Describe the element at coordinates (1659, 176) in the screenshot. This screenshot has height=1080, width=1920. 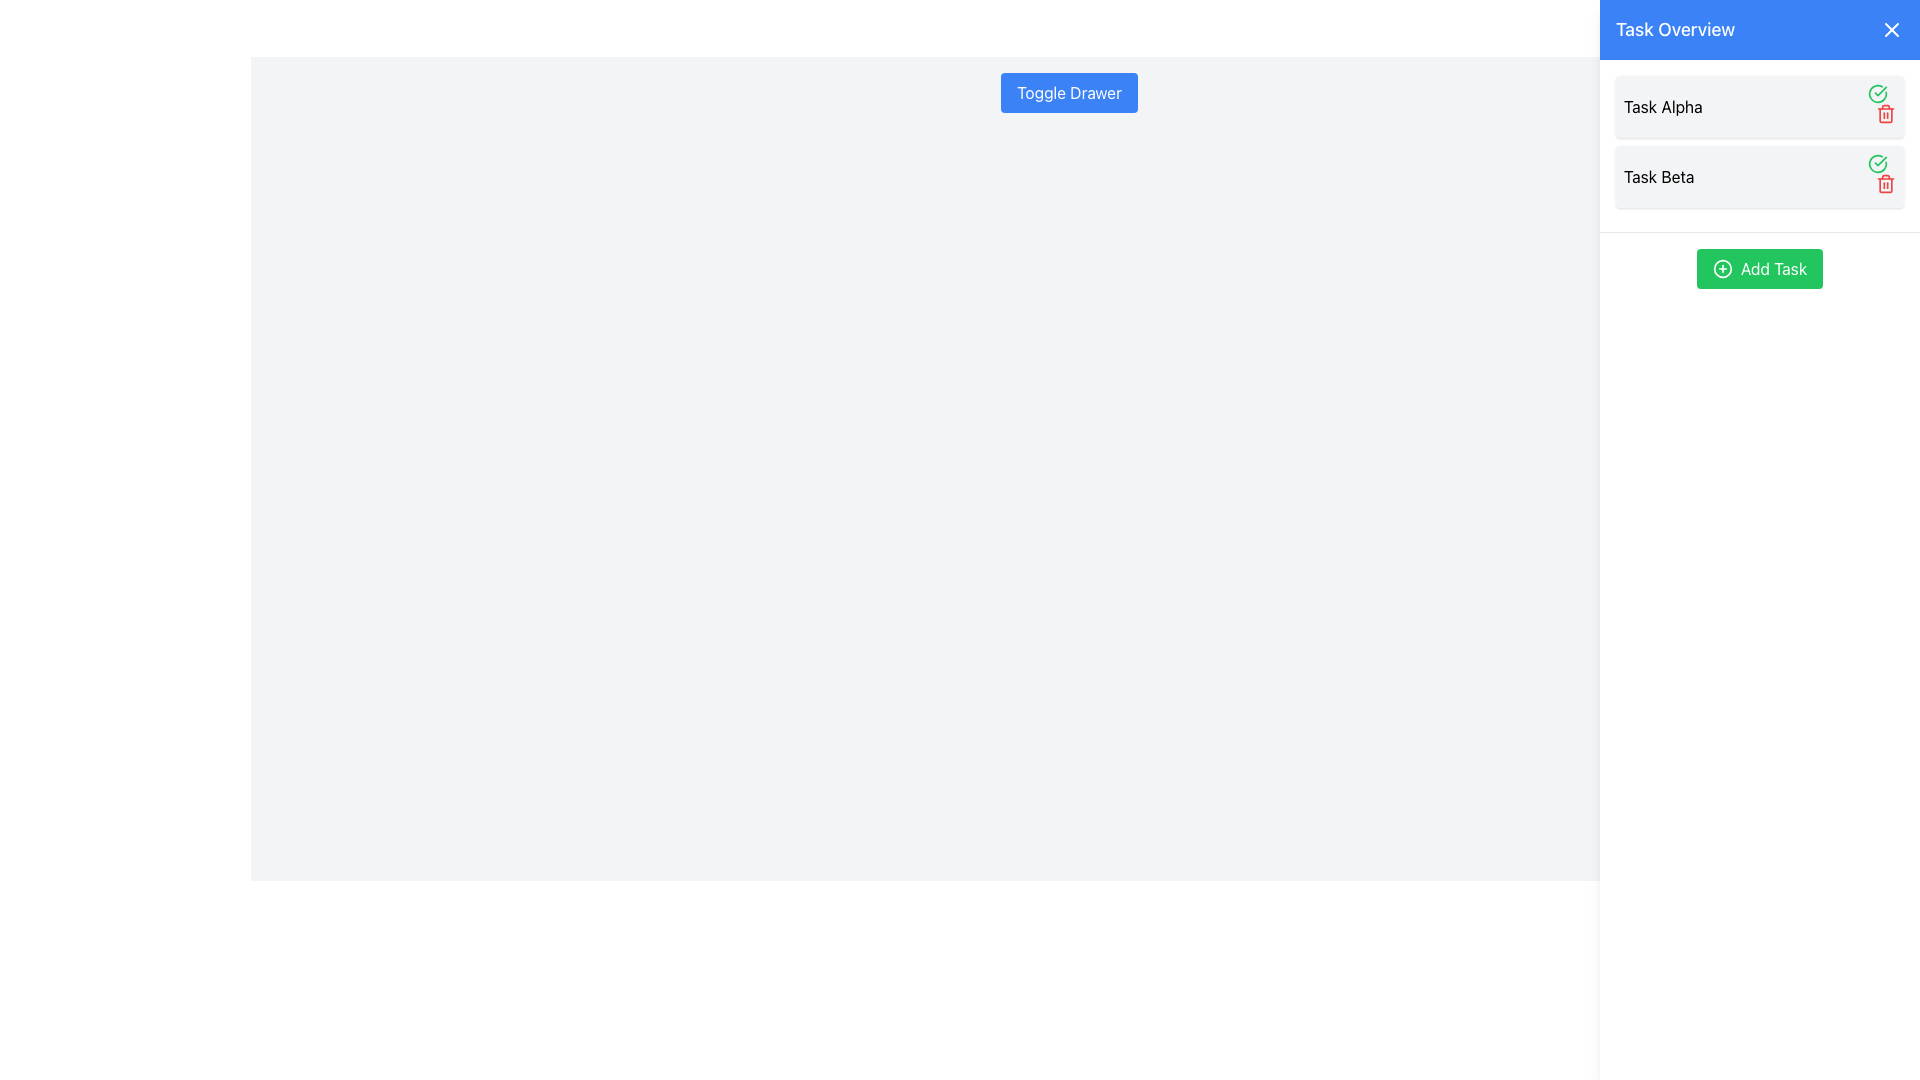
I see `the text label displaying 'Task Beta' in the Task Overview sidebar, which is styled in bold sans-serif font and is positioned between 'Task Alpha' and the 'Add Task' button` at that location.